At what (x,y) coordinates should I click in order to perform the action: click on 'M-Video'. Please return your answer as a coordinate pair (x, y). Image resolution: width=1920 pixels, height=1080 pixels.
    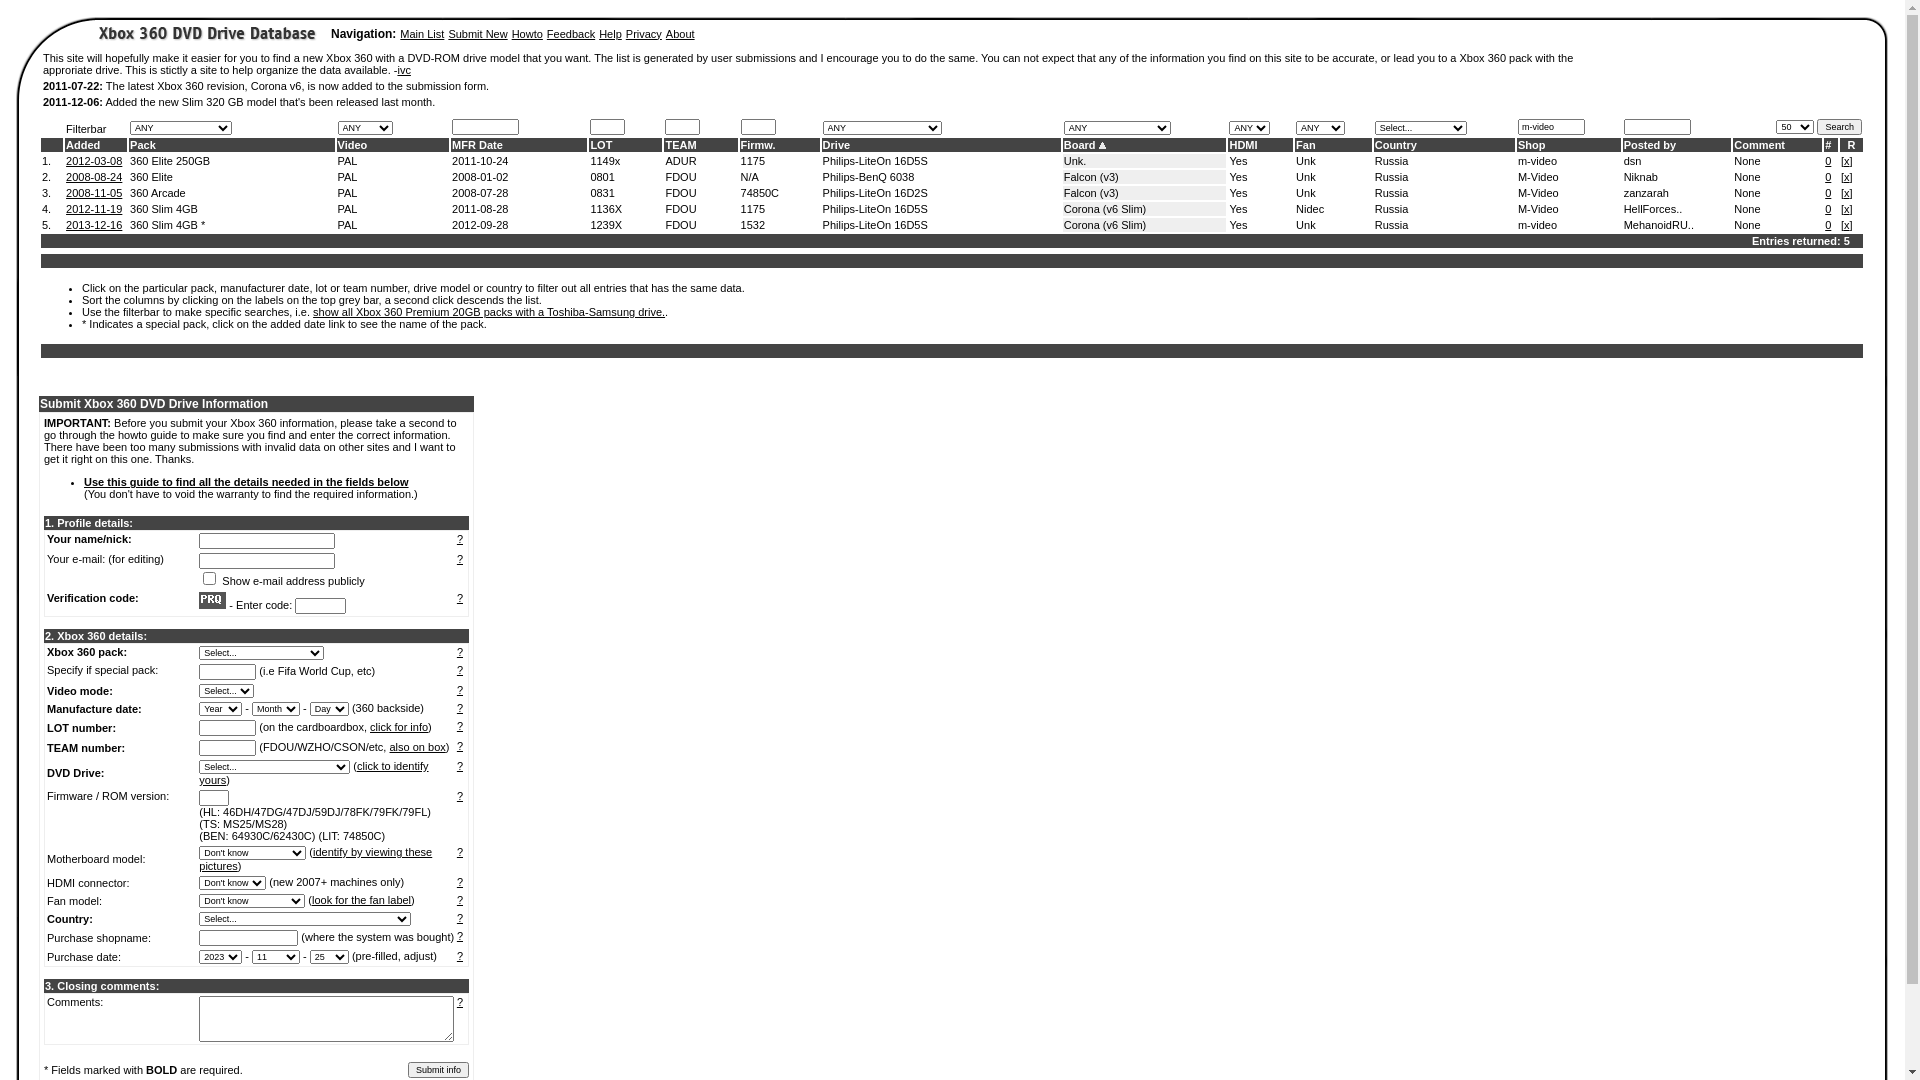
    Looking at the image, I should click on (1537, 208).